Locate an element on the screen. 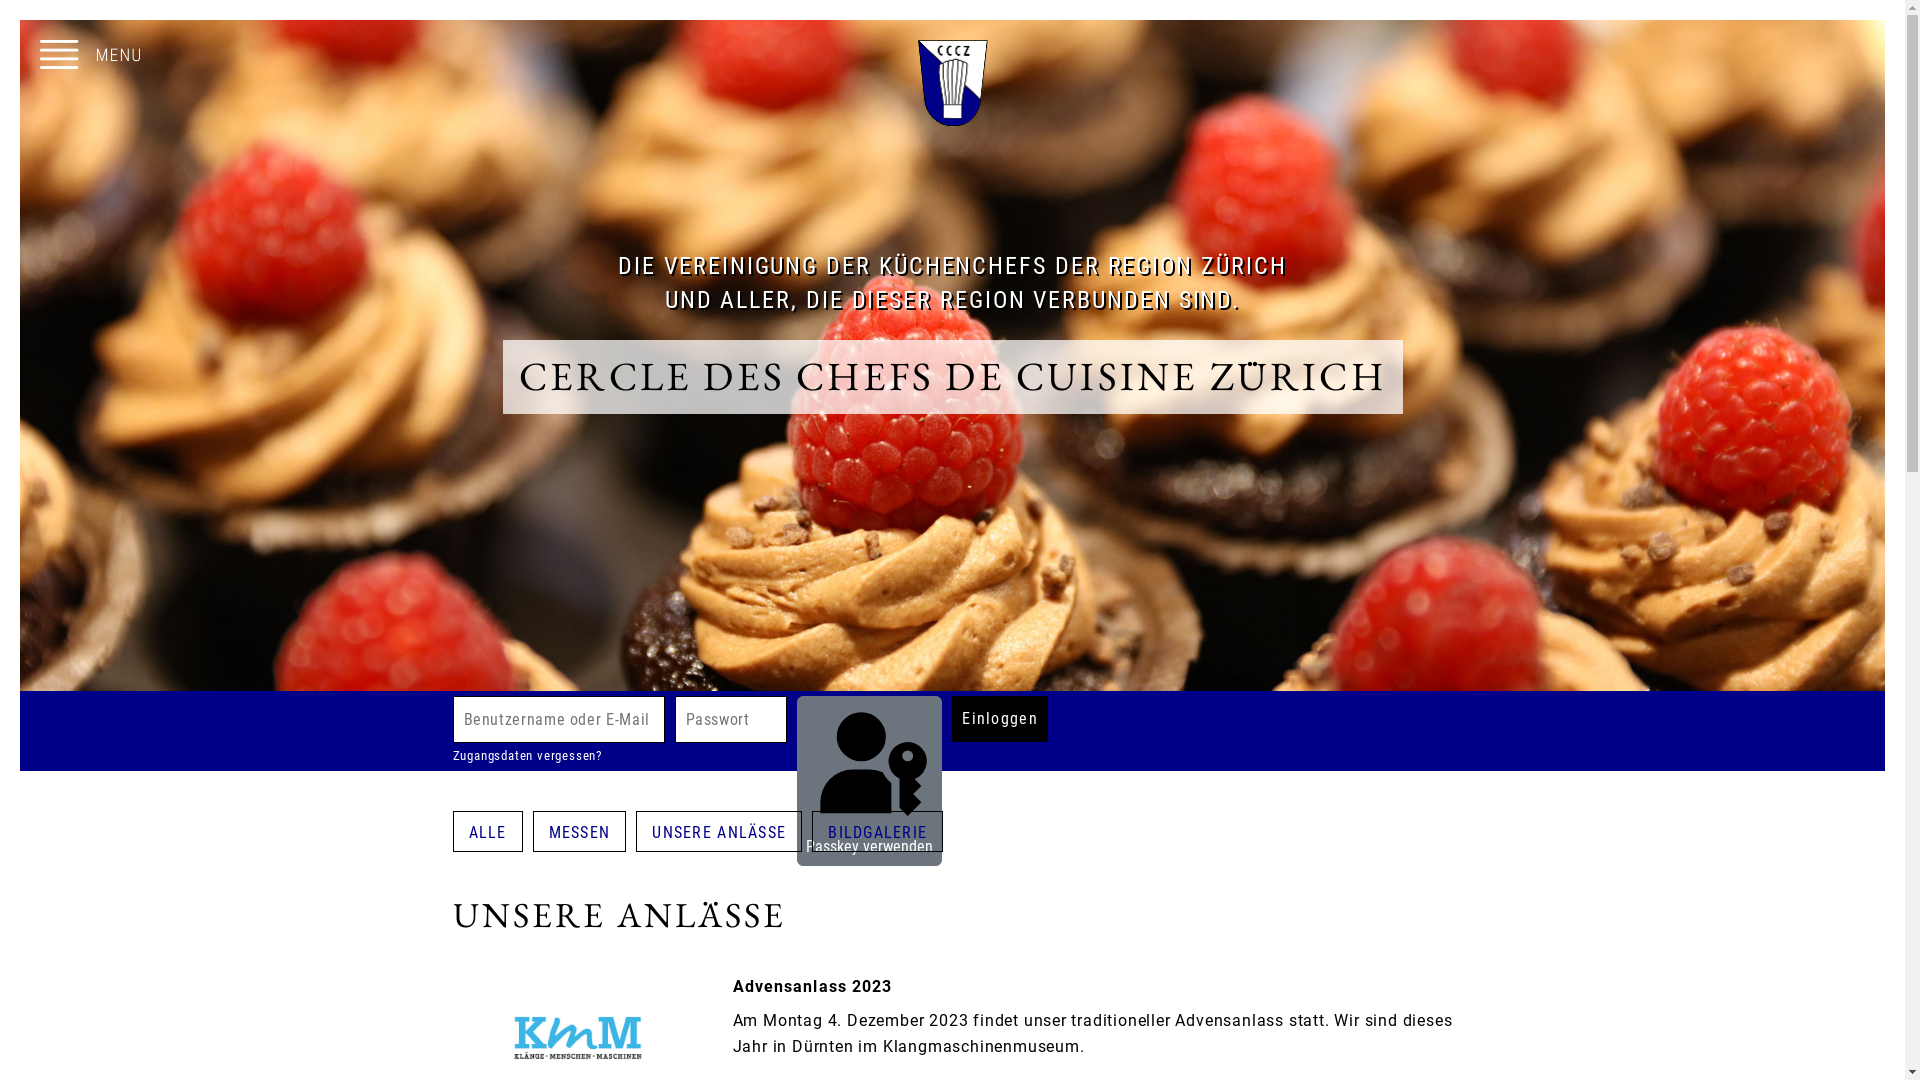  'BILDGALERIE' is located at coordinates (877, 831).